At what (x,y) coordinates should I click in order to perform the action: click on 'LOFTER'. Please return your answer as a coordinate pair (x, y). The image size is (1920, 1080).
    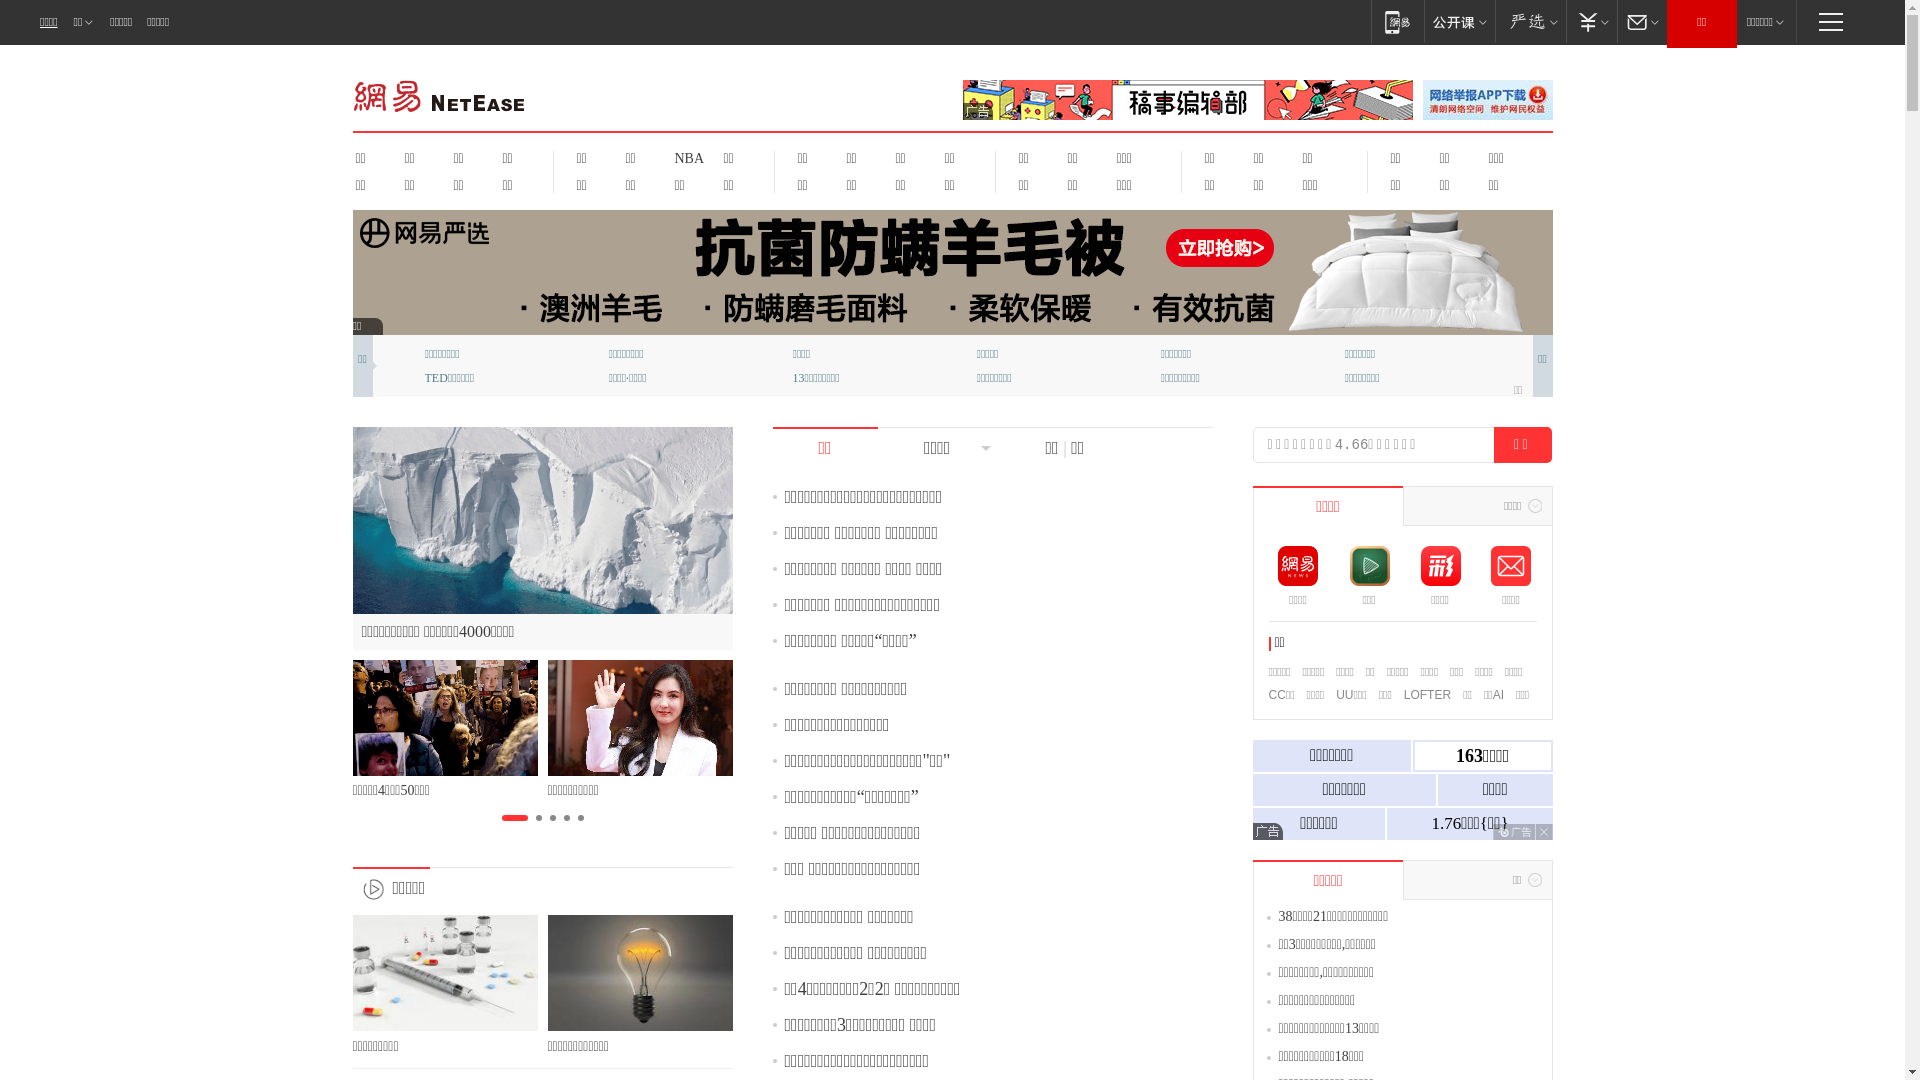
    Looking at the image, I should click on (1402, 693).